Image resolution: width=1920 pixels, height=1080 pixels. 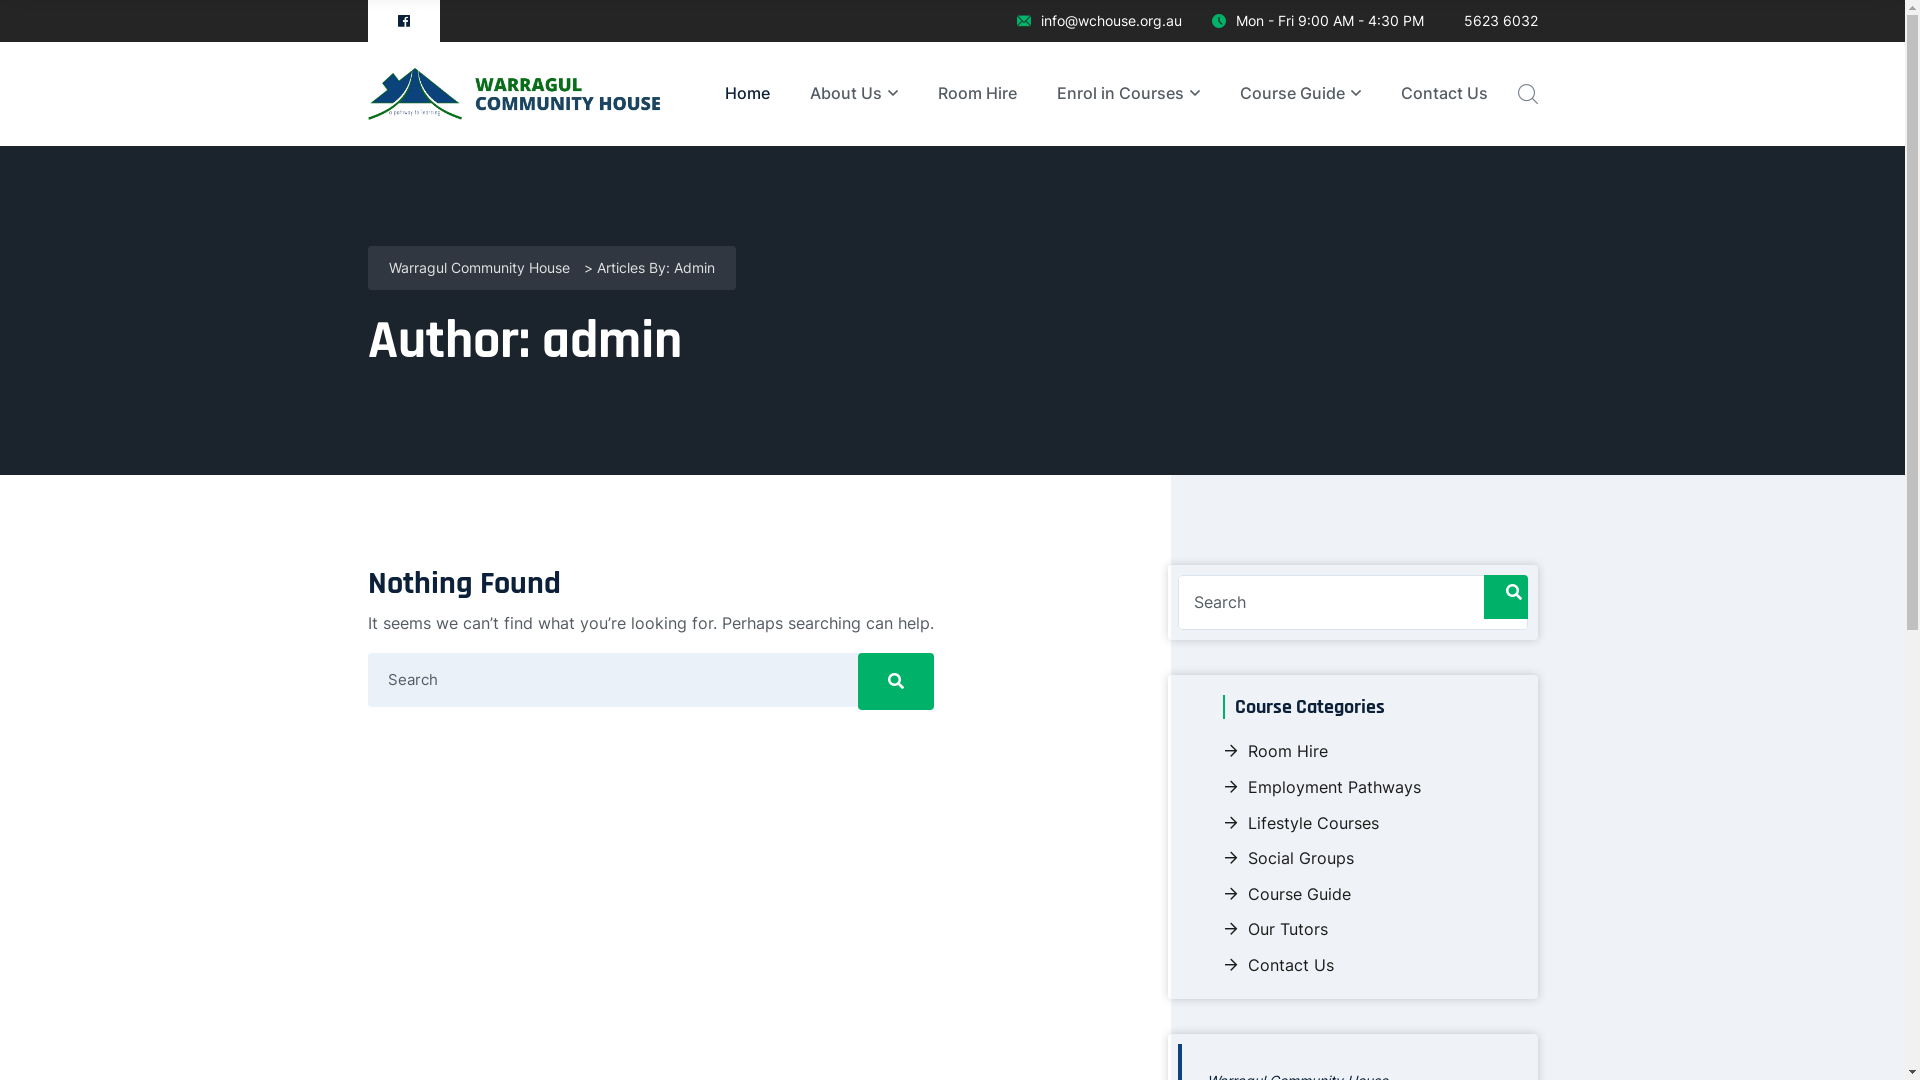 What do you see at coordinates (1300, 93) in the screenshot?
I see `'Course Guide'` at bounding box center [1300, 93].